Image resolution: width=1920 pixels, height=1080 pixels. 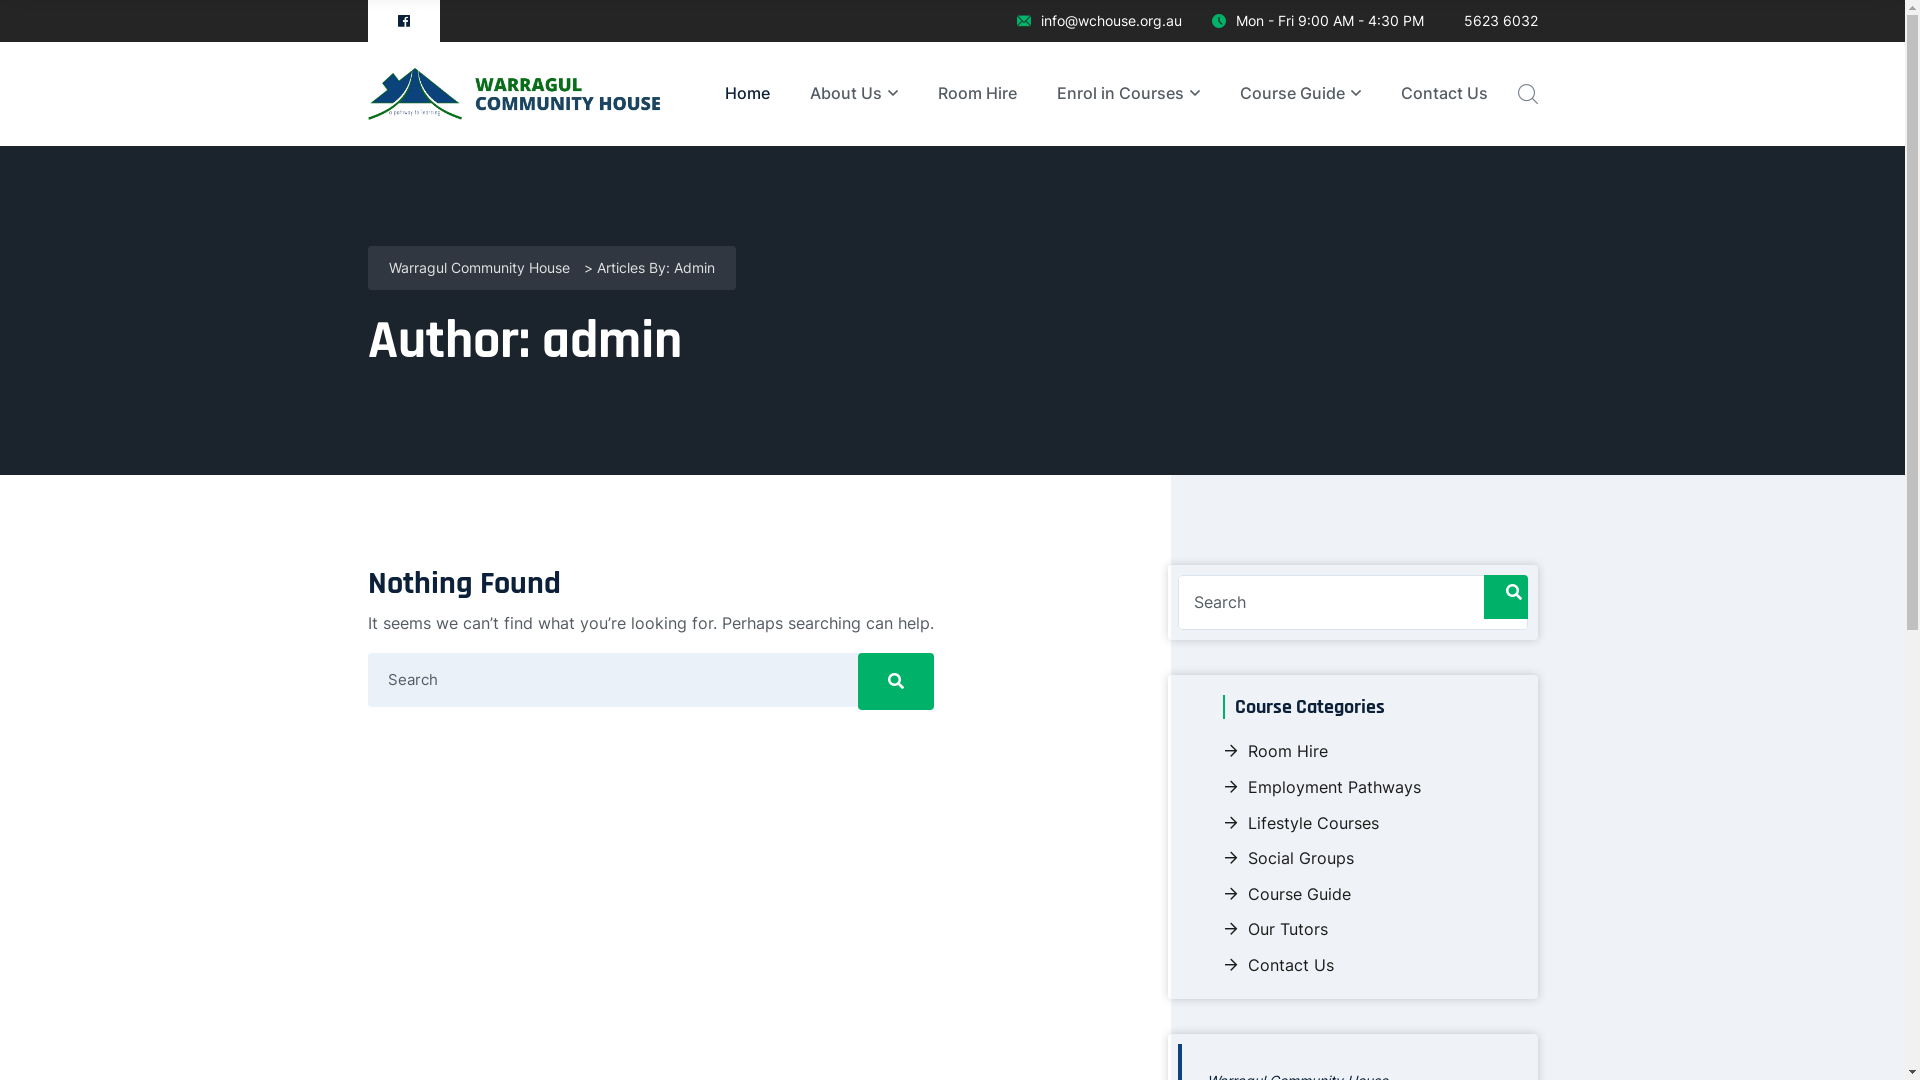 What do you see at coordinates (1300, 93) in the screenshot?
I see `'Course Guide'` at bounding box center [1300, 93].